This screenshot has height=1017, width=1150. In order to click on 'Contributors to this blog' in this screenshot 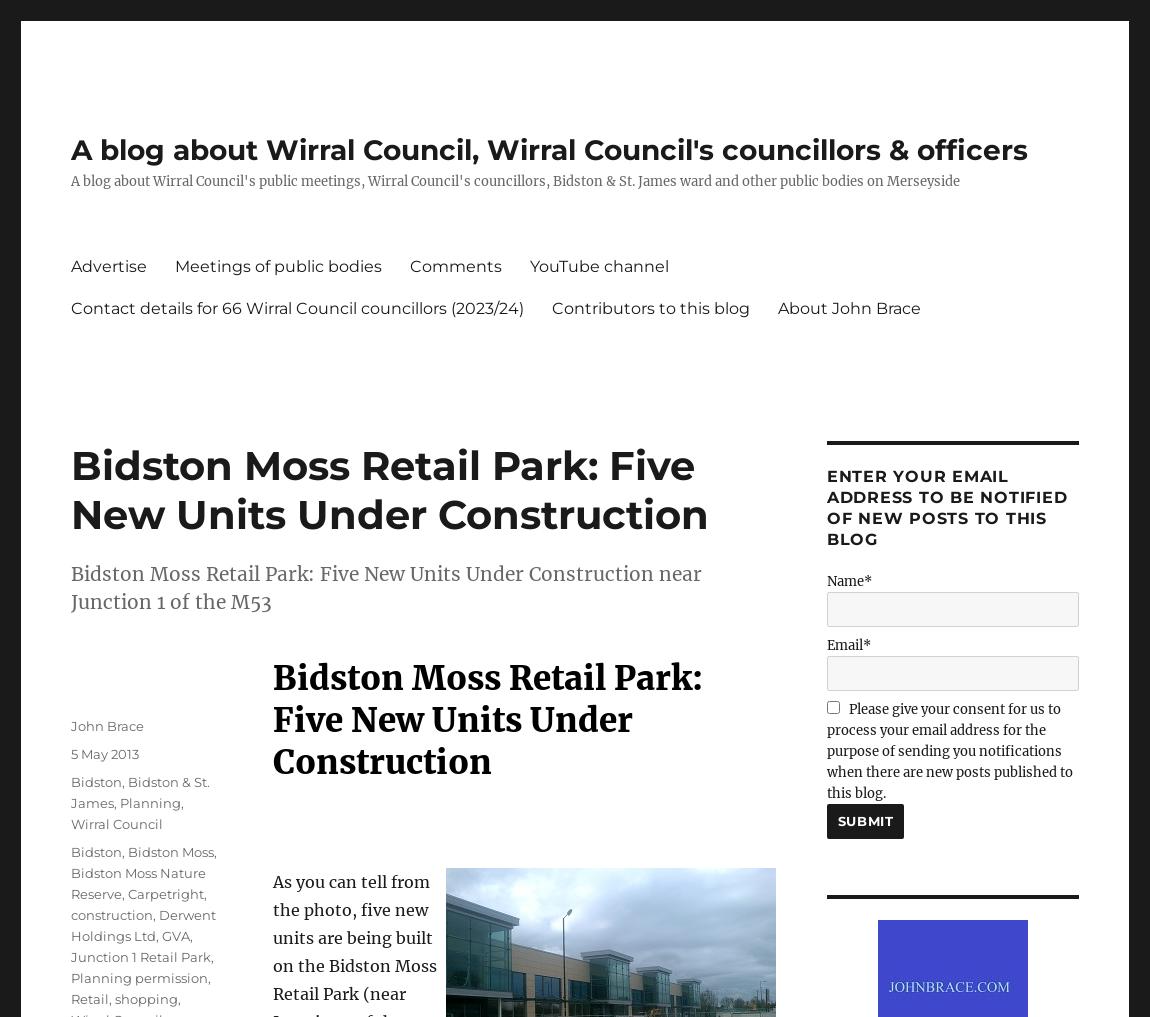, I will do `click(650, 307)`.